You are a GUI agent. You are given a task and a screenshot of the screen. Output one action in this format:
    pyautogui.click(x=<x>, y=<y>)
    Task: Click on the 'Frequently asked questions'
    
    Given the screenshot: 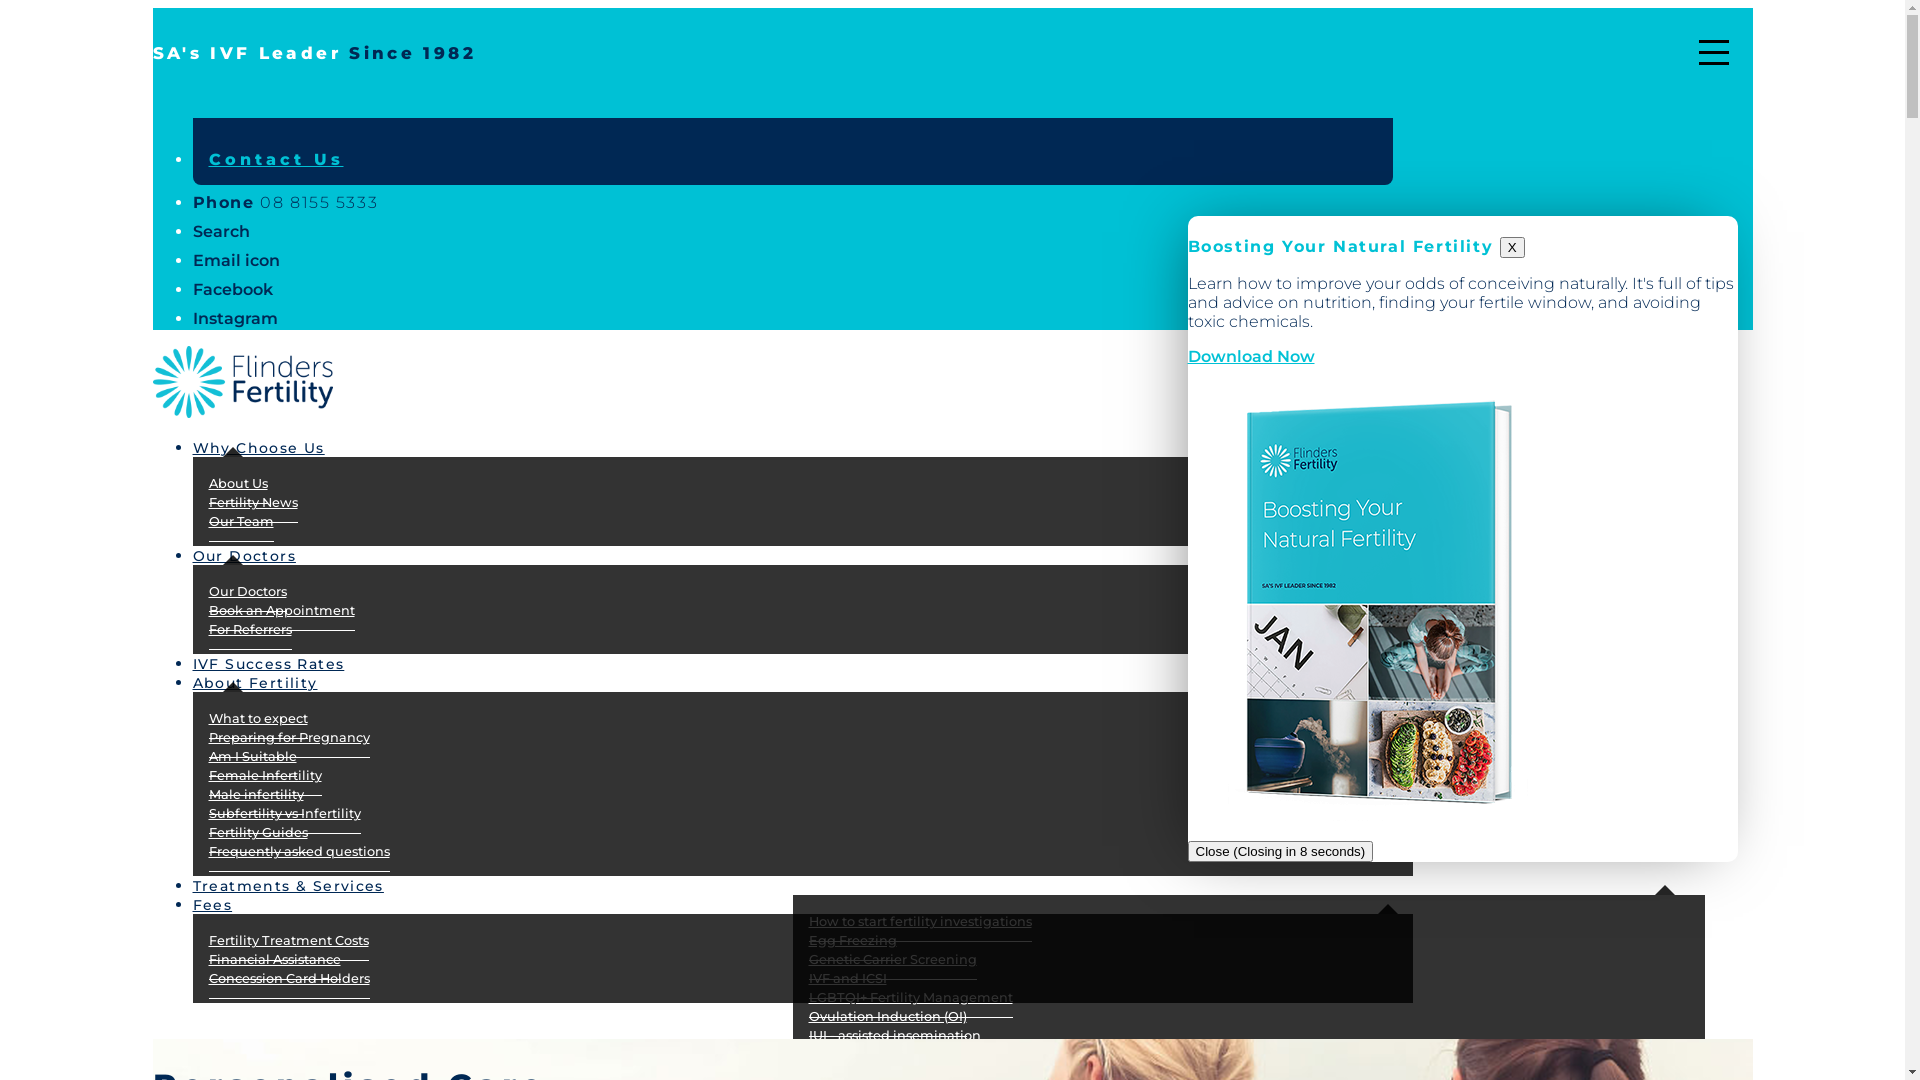 What is the action you would take?
    pyautogui.click(x=297, y=852)
    